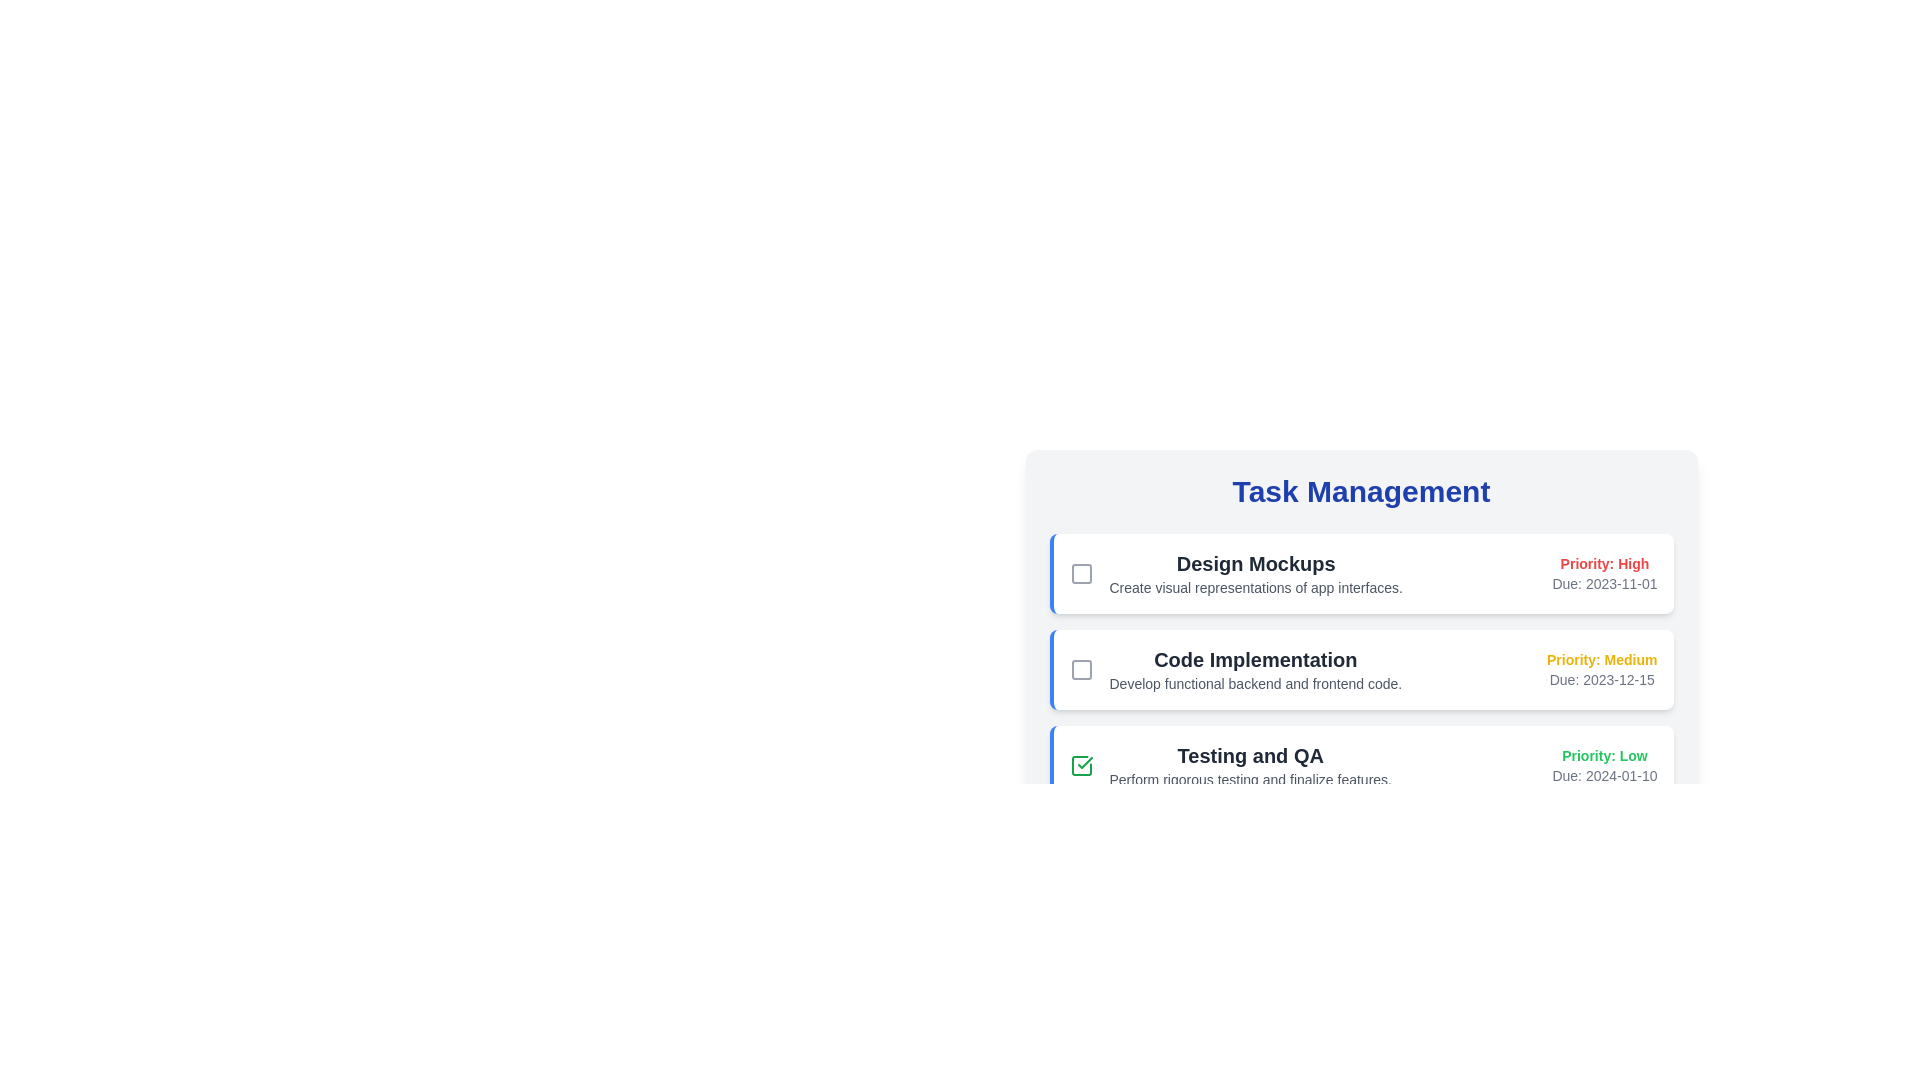  Describe the element at coordinates (1254, 670) in the screenshot. I see `to select or edit the Task item titled 'Code Implementation', which is the second item in the 'Task Management' panel` at that location.